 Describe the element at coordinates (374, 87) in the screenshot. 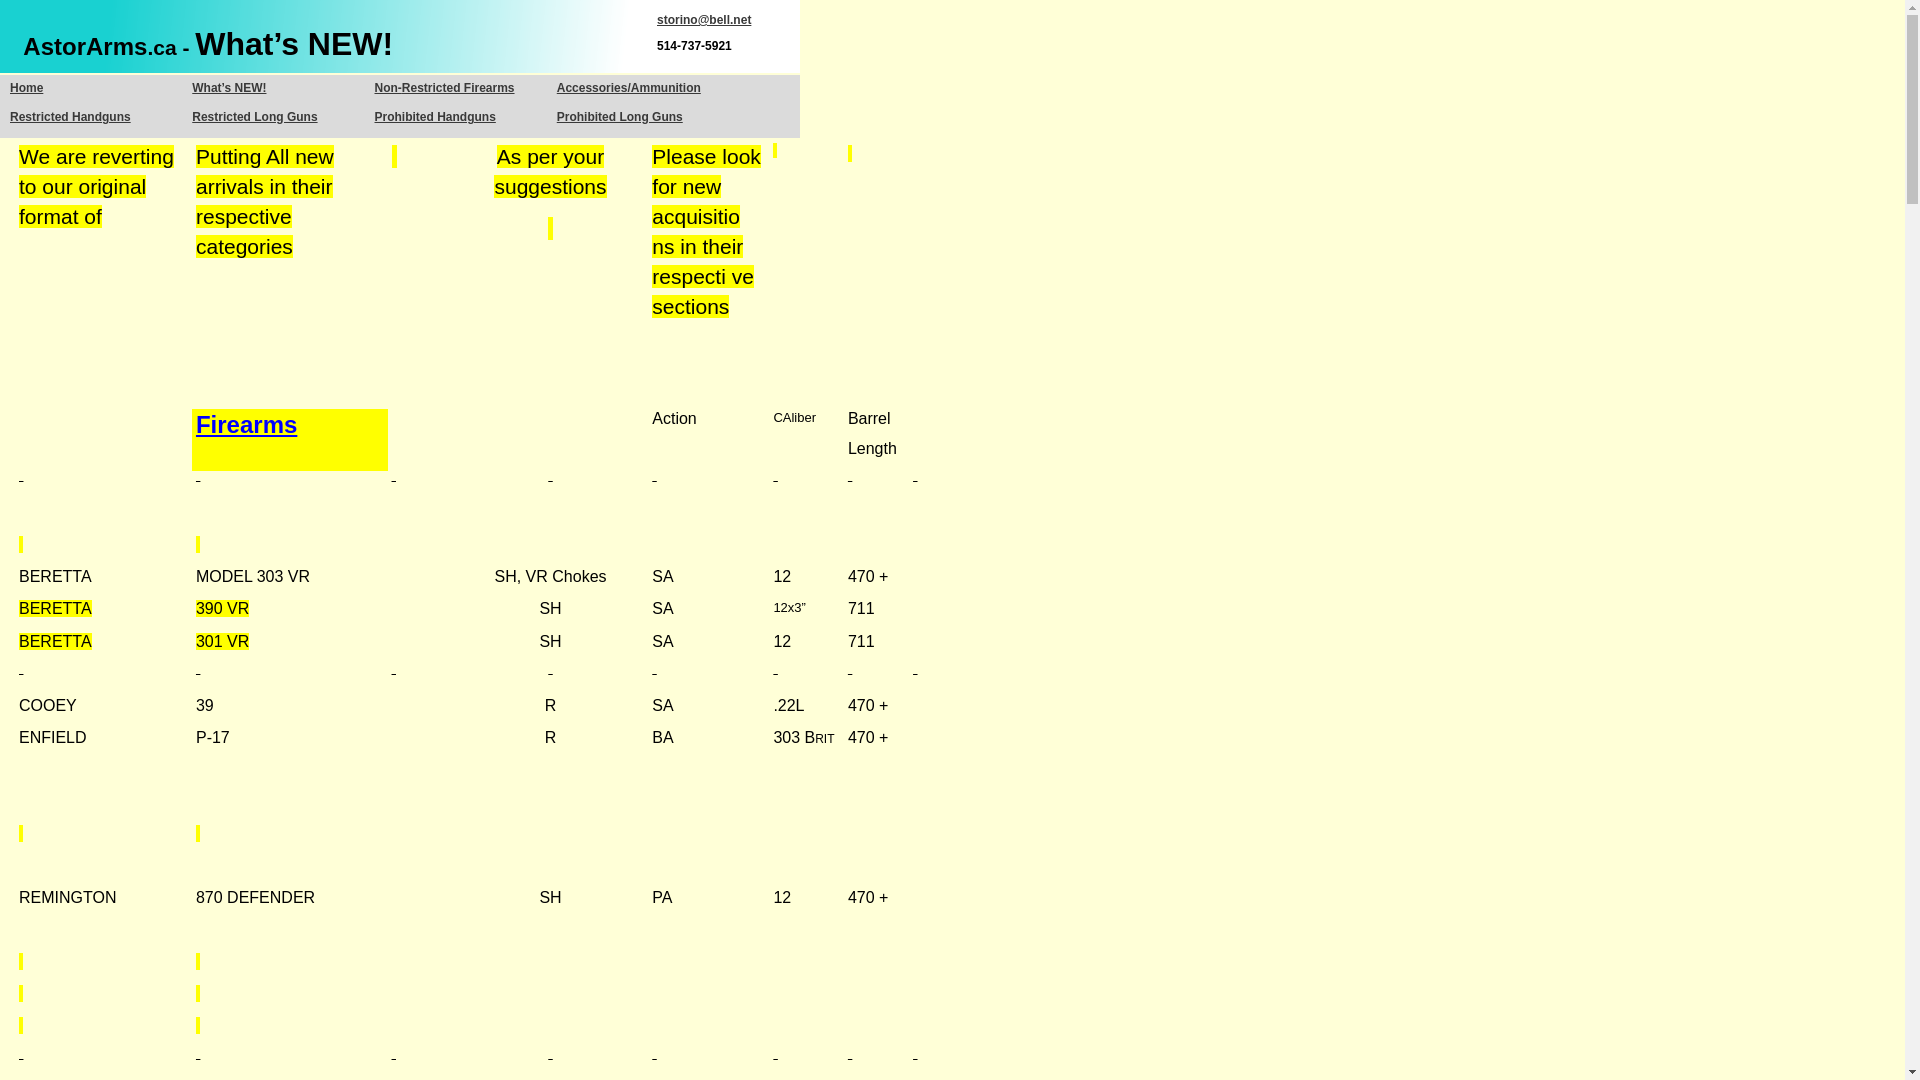

I see `'Non-Restricted Firearms'` at that location.